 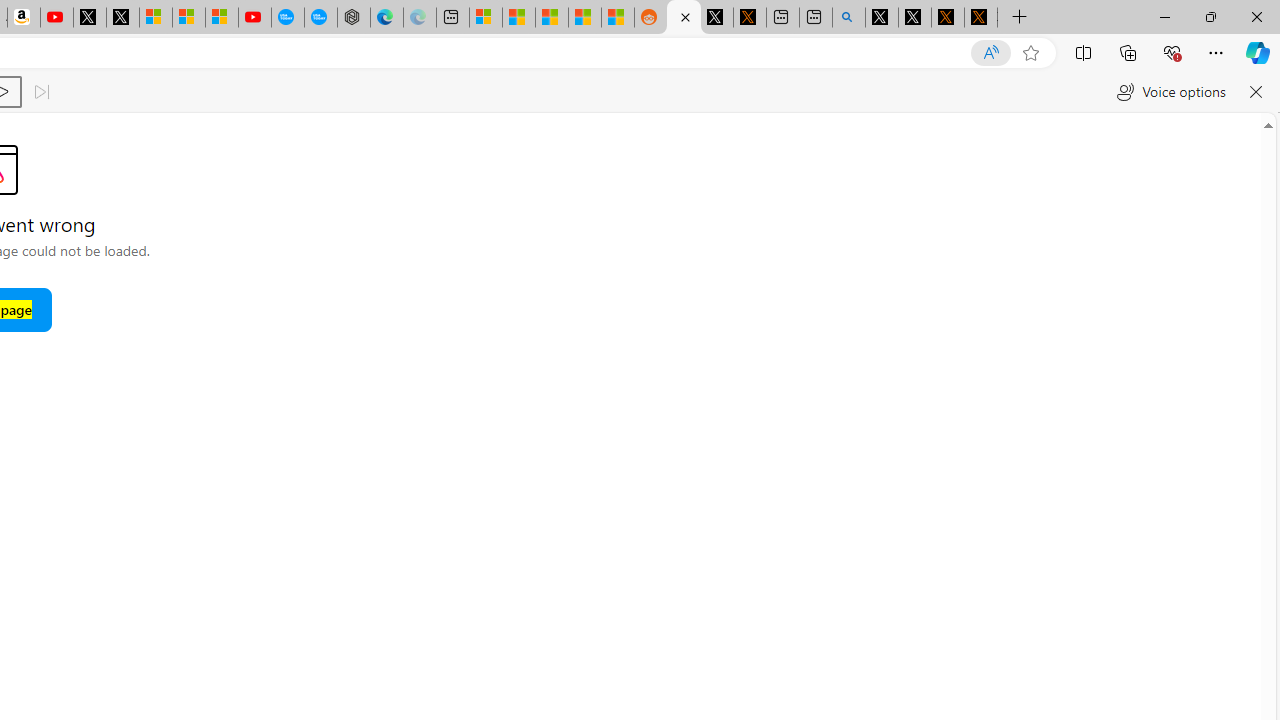 What do you see at coordinates (1171, 92) in the screenshot?
I see `'Voice options'` at bounding box center [1171, 92].